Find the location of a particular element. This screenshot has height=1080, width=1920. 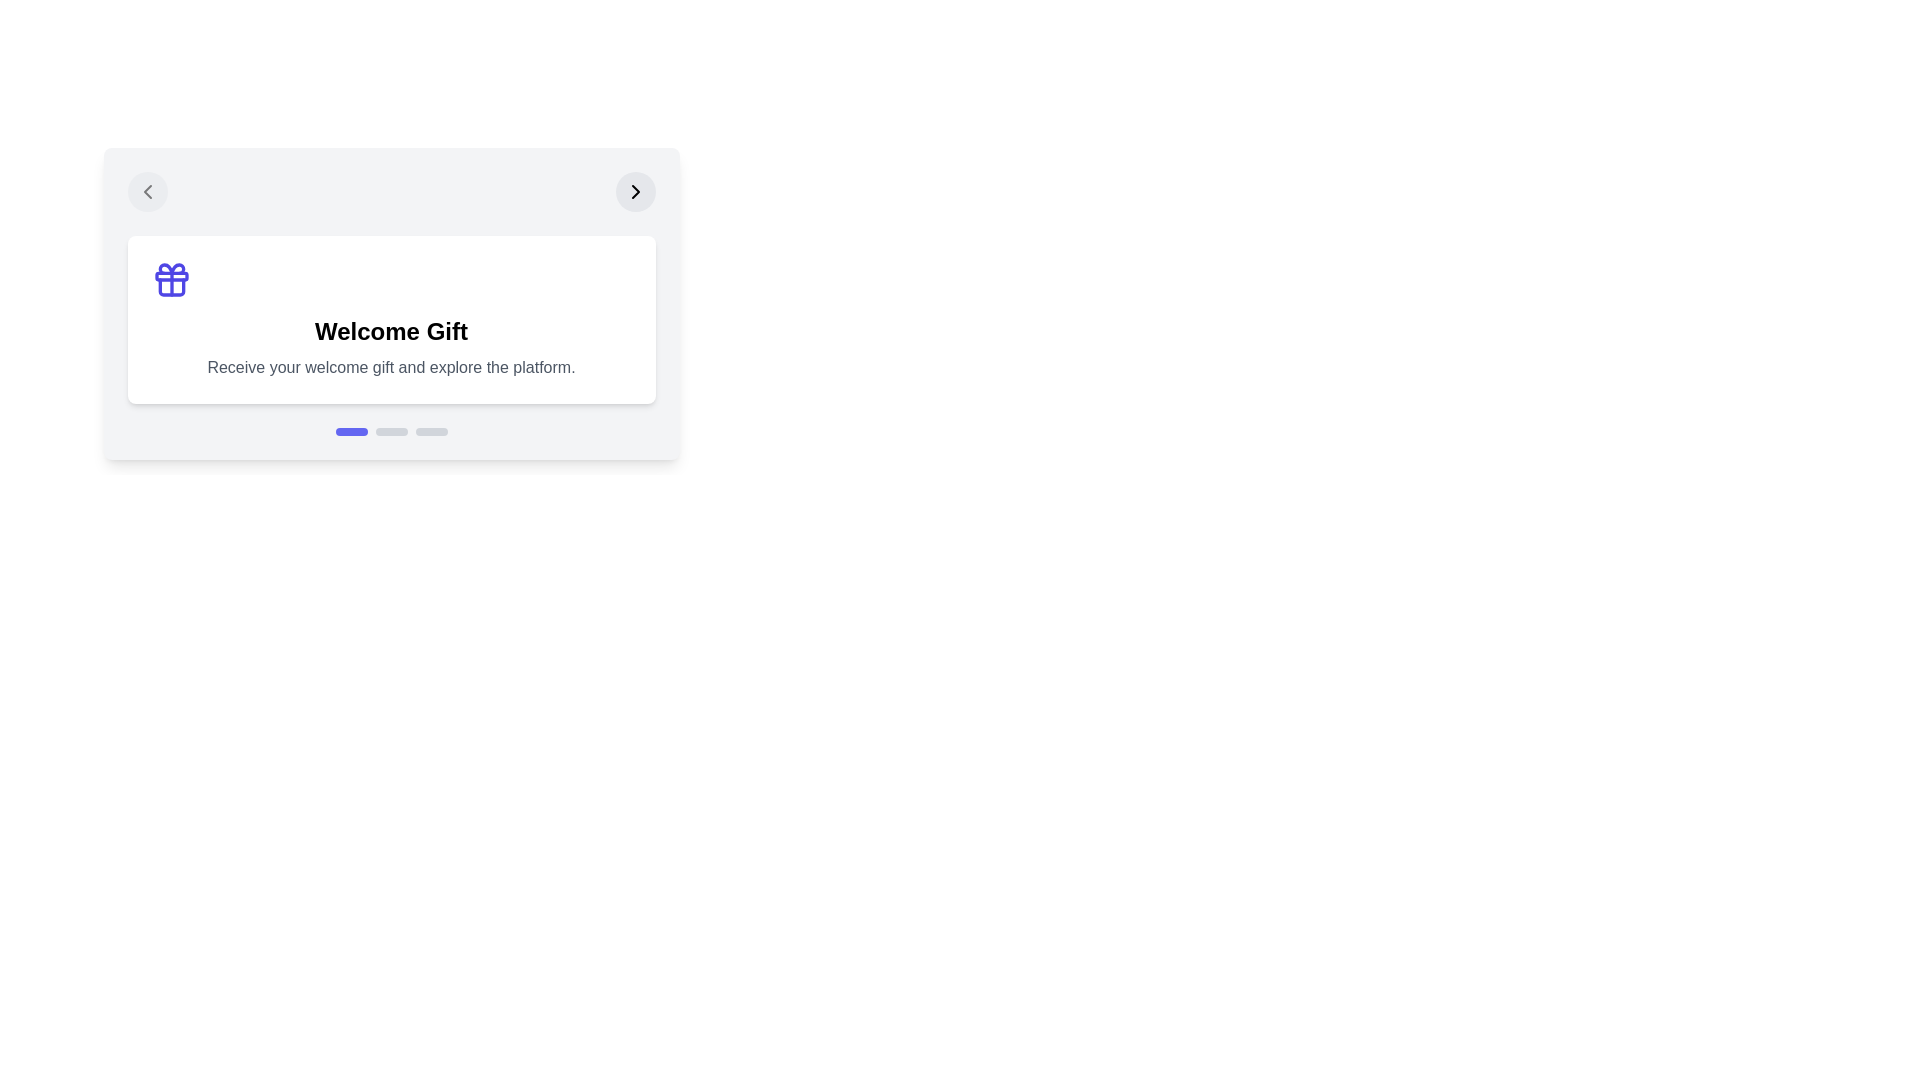

the stage indicator corresponding to stage 3 is located at coordinates (430, 431).